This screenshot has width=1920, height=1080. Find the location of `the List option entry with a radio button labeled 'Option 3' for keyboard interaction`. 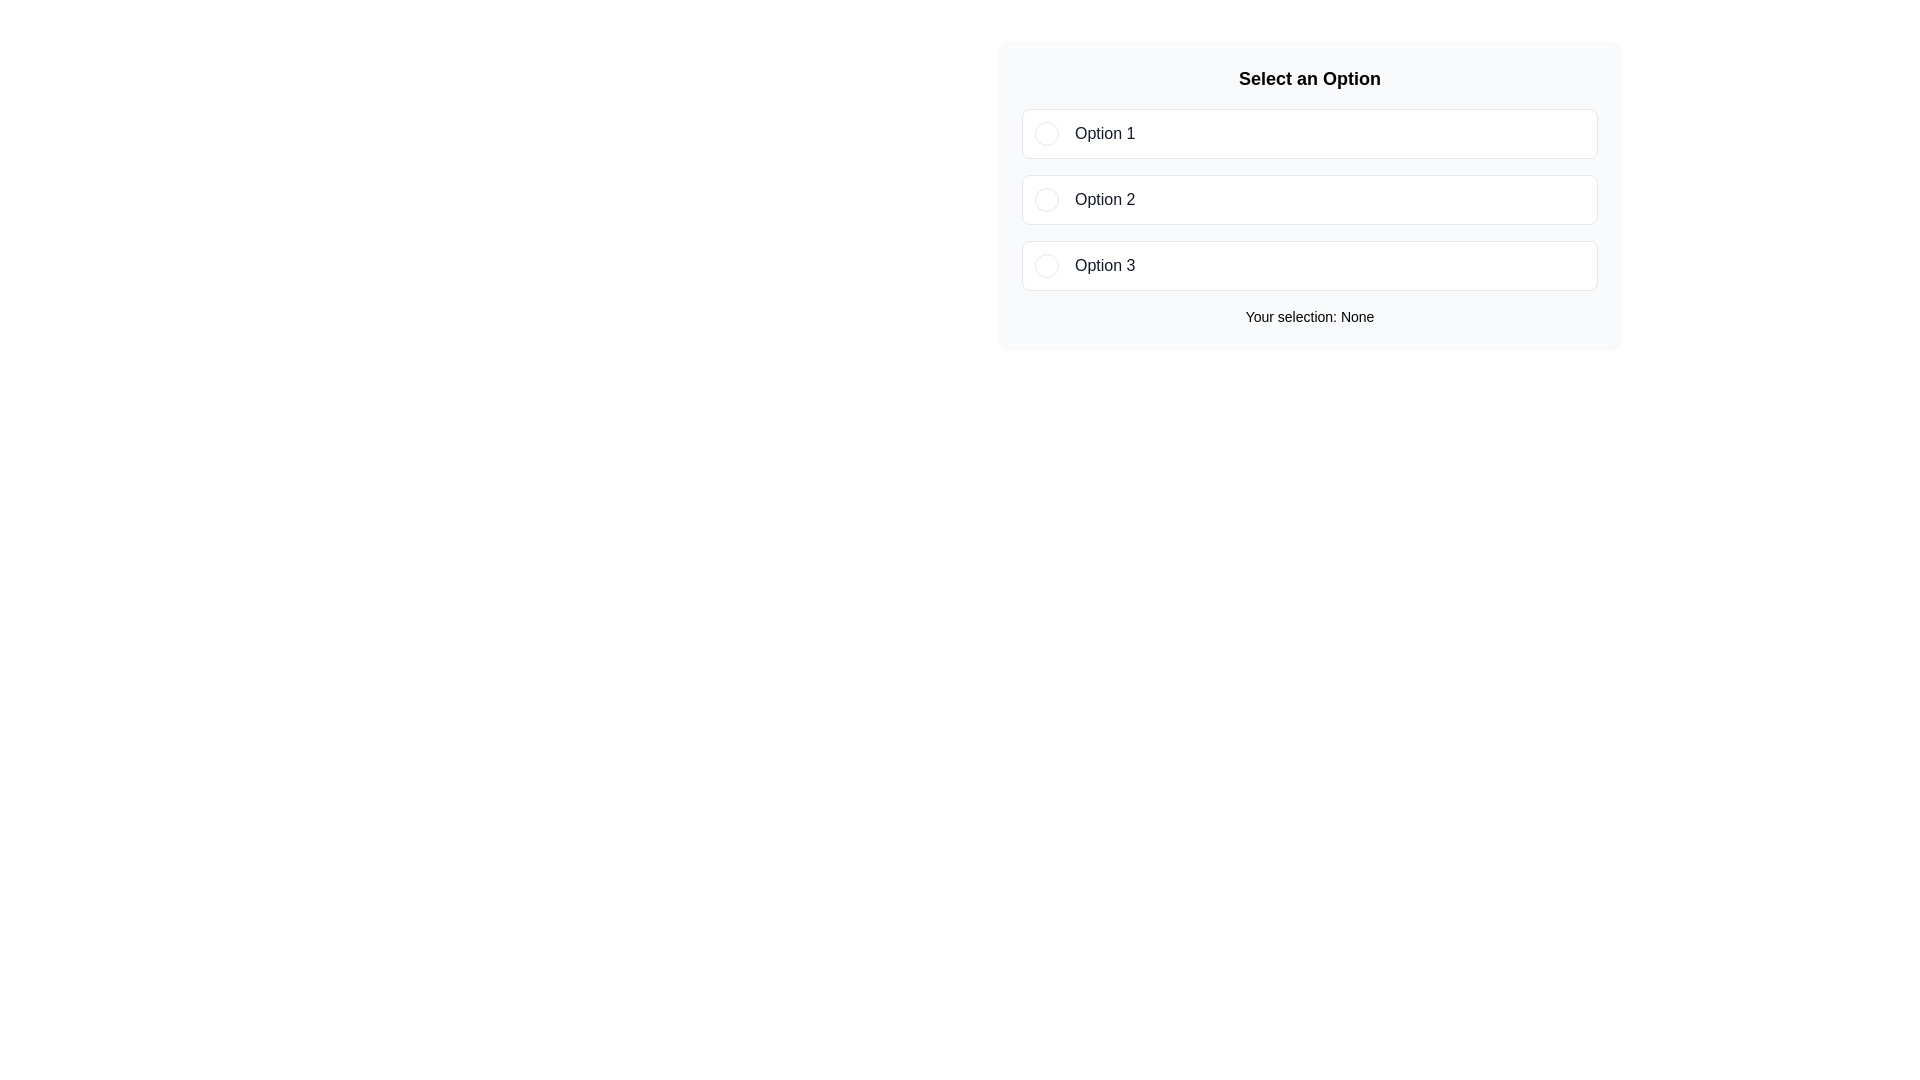

the List option entry with a radio button labeled 'Option 3' for keyboard interaction is located at coordinates (1310, 265).